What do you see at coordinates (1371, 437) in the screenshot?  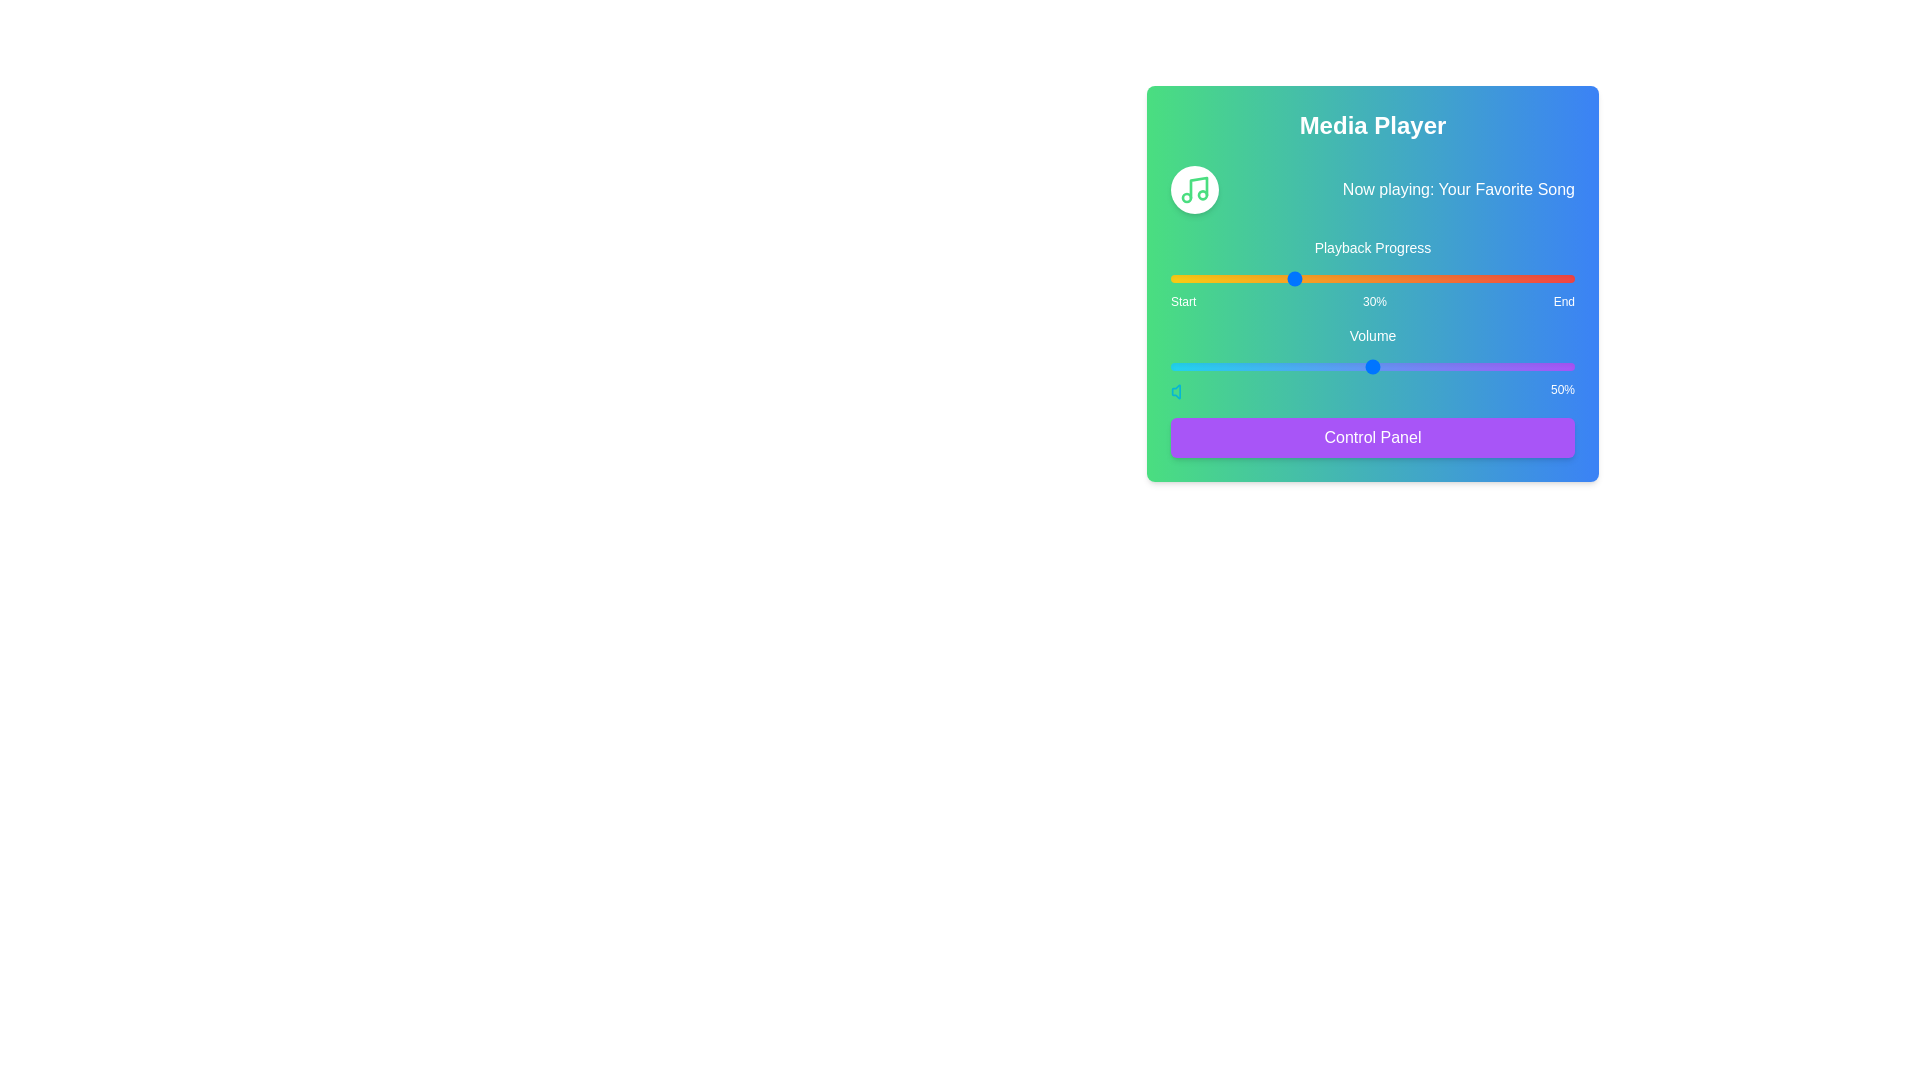 I see `'Control Panel' button` at bounding box center [1371, 437].